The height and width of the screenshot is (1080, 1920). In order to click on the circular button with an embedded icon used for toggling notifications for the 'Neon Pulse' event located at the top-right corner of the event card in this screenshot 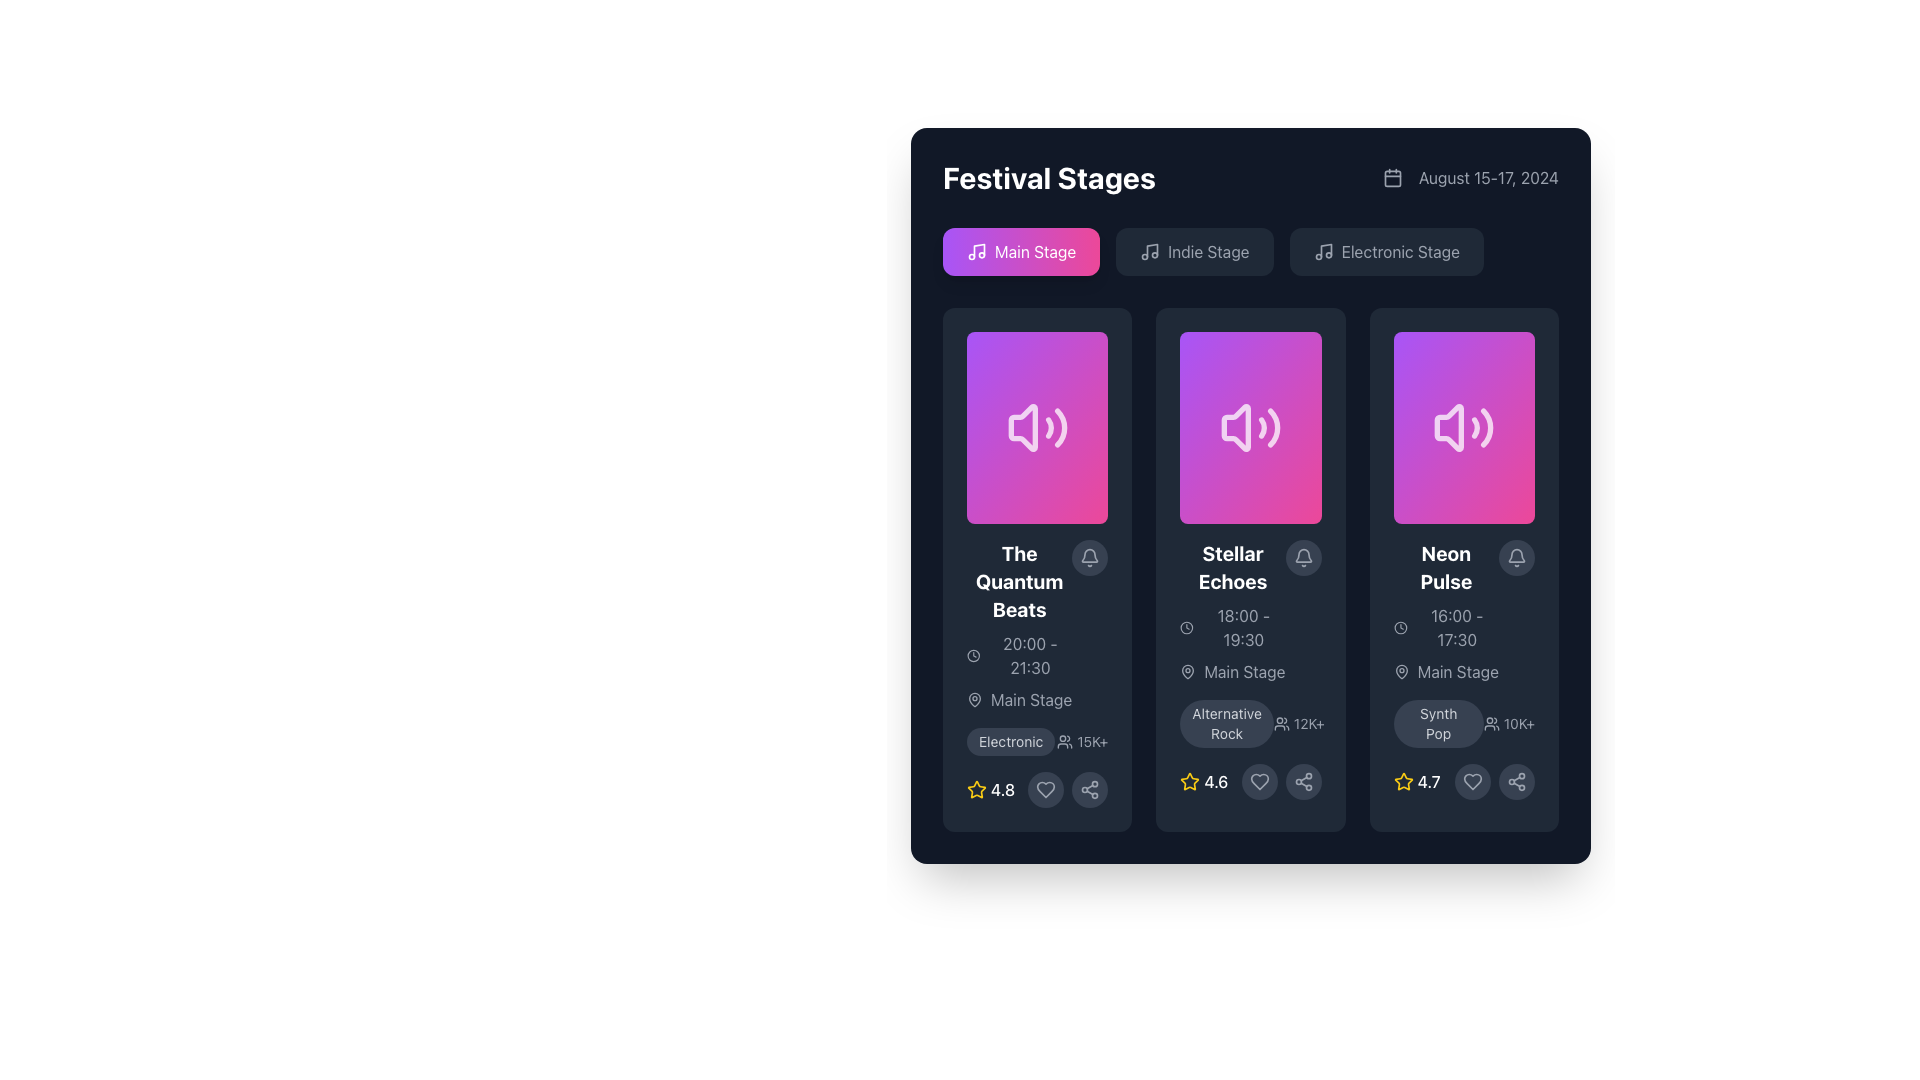, I will do `click(1516, 558)`.